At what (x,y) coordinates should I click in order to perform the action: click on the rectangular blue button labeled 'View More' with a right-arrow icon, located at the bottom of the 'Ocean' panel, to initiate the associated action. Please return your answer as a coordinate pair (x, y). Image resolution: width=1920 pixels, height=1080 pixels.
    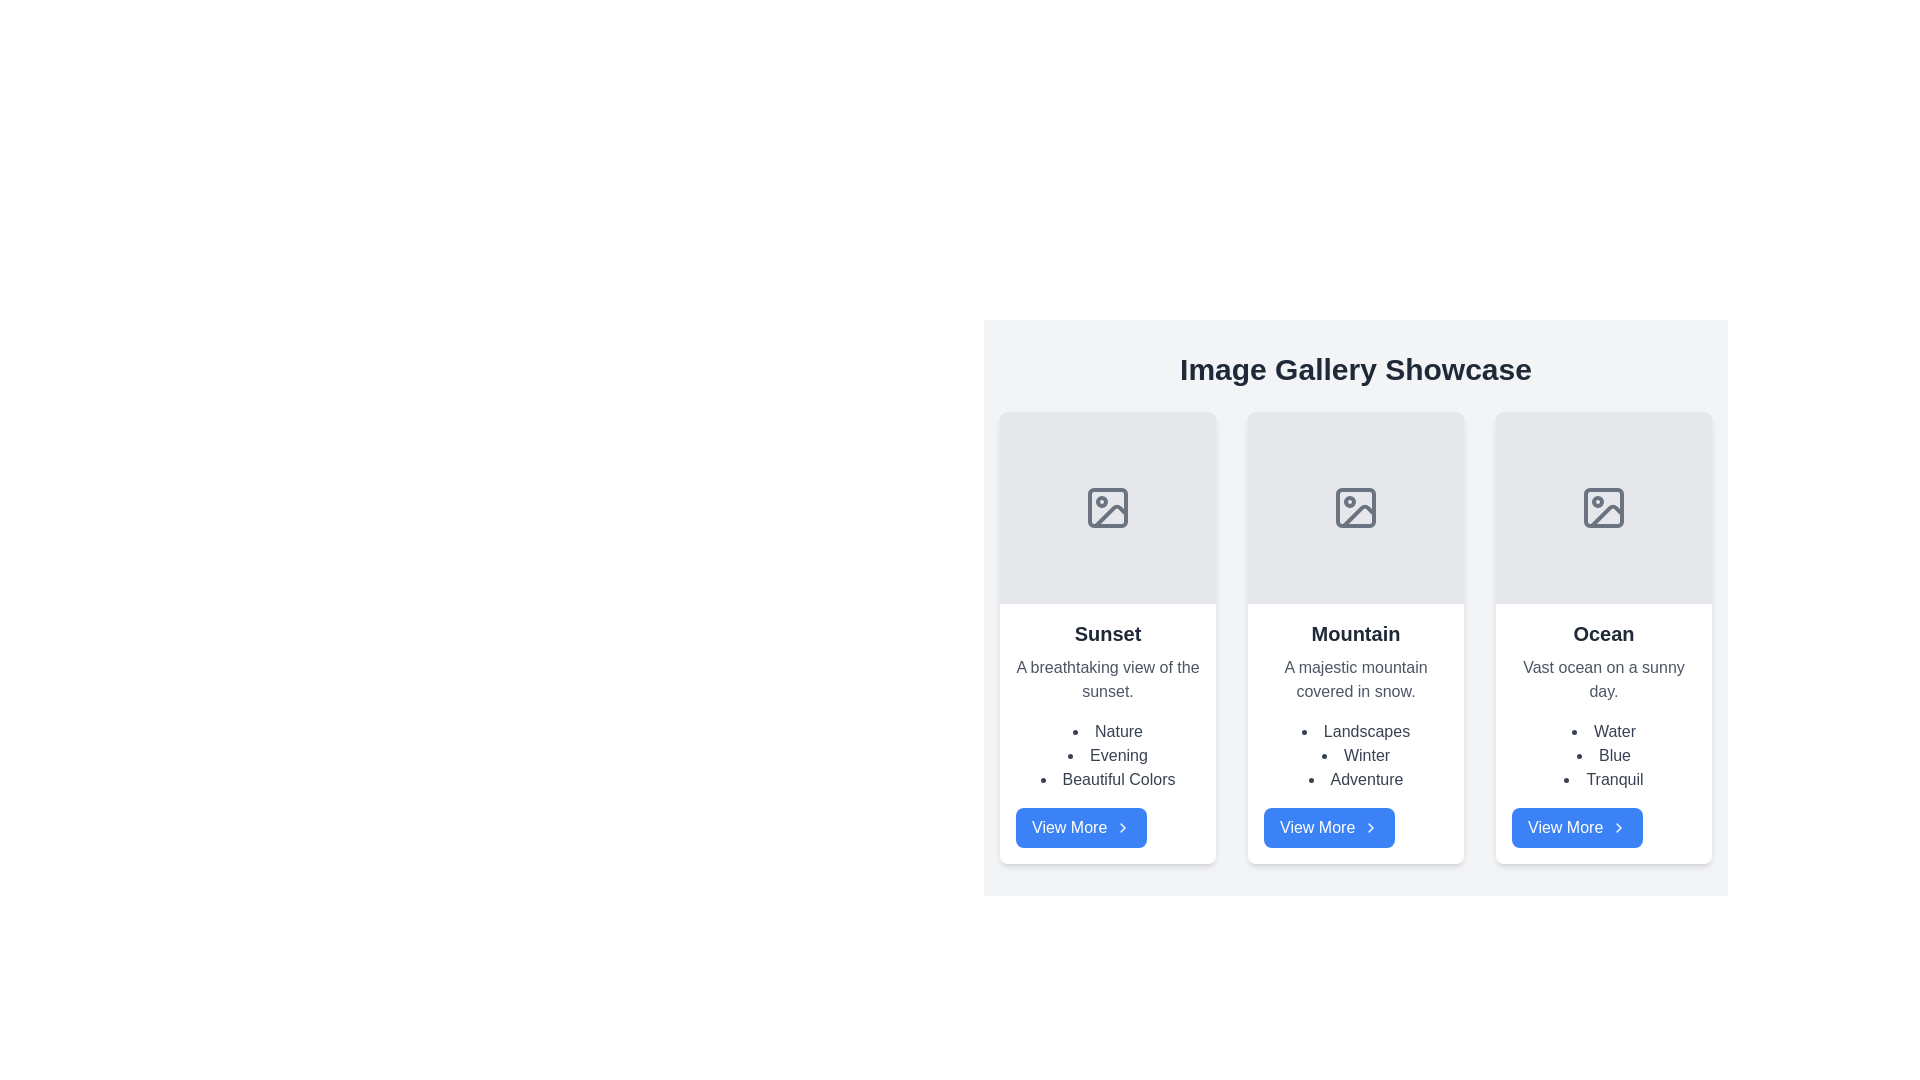
    Looking at the image, I should click on (1576, 828).